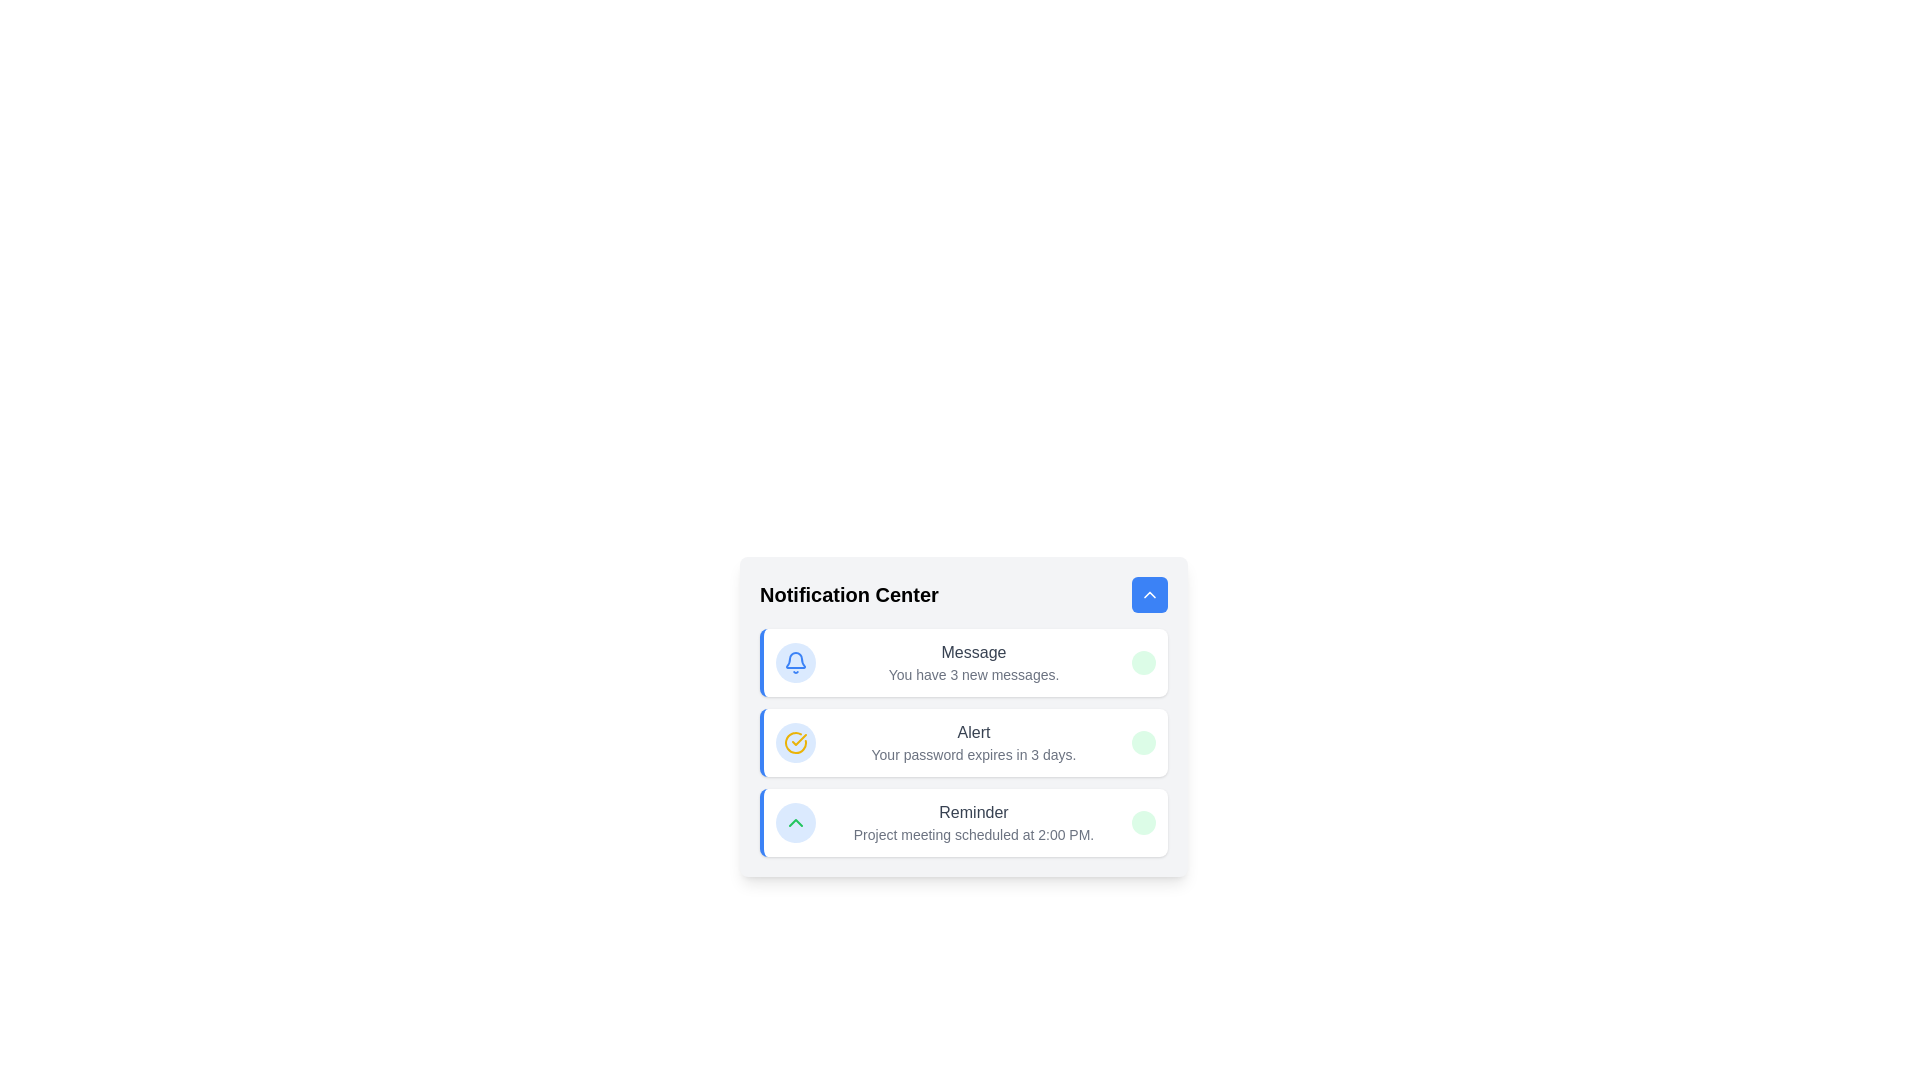 This screenshot has height=1080, width=1920. Describe the element at coordinates (795, 743) in the screenshot. I see `the circular light blue icon with a yellow checkmark symbol located to the left of the 'Alert' title in the Notification Center` at that location.